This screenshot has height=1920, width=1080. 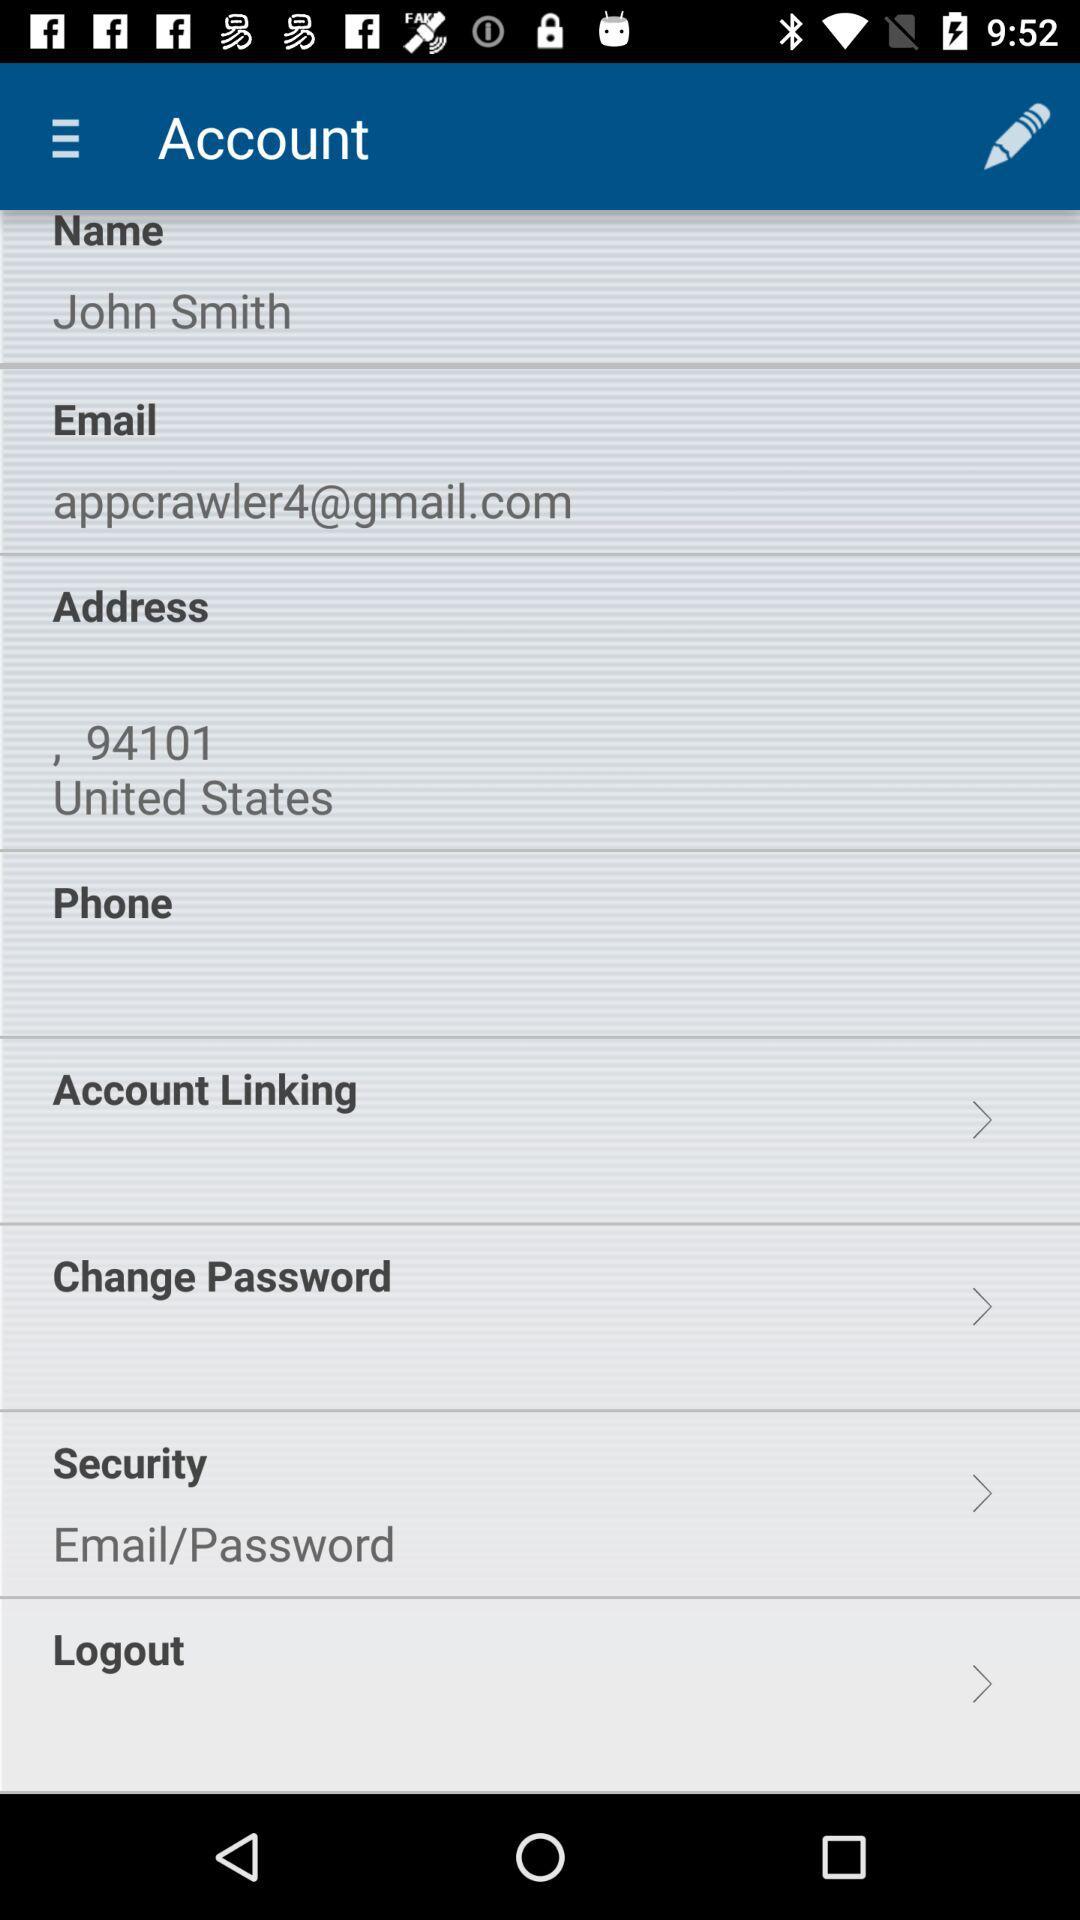 I want to click on change password, so click(x=222, y=1274).